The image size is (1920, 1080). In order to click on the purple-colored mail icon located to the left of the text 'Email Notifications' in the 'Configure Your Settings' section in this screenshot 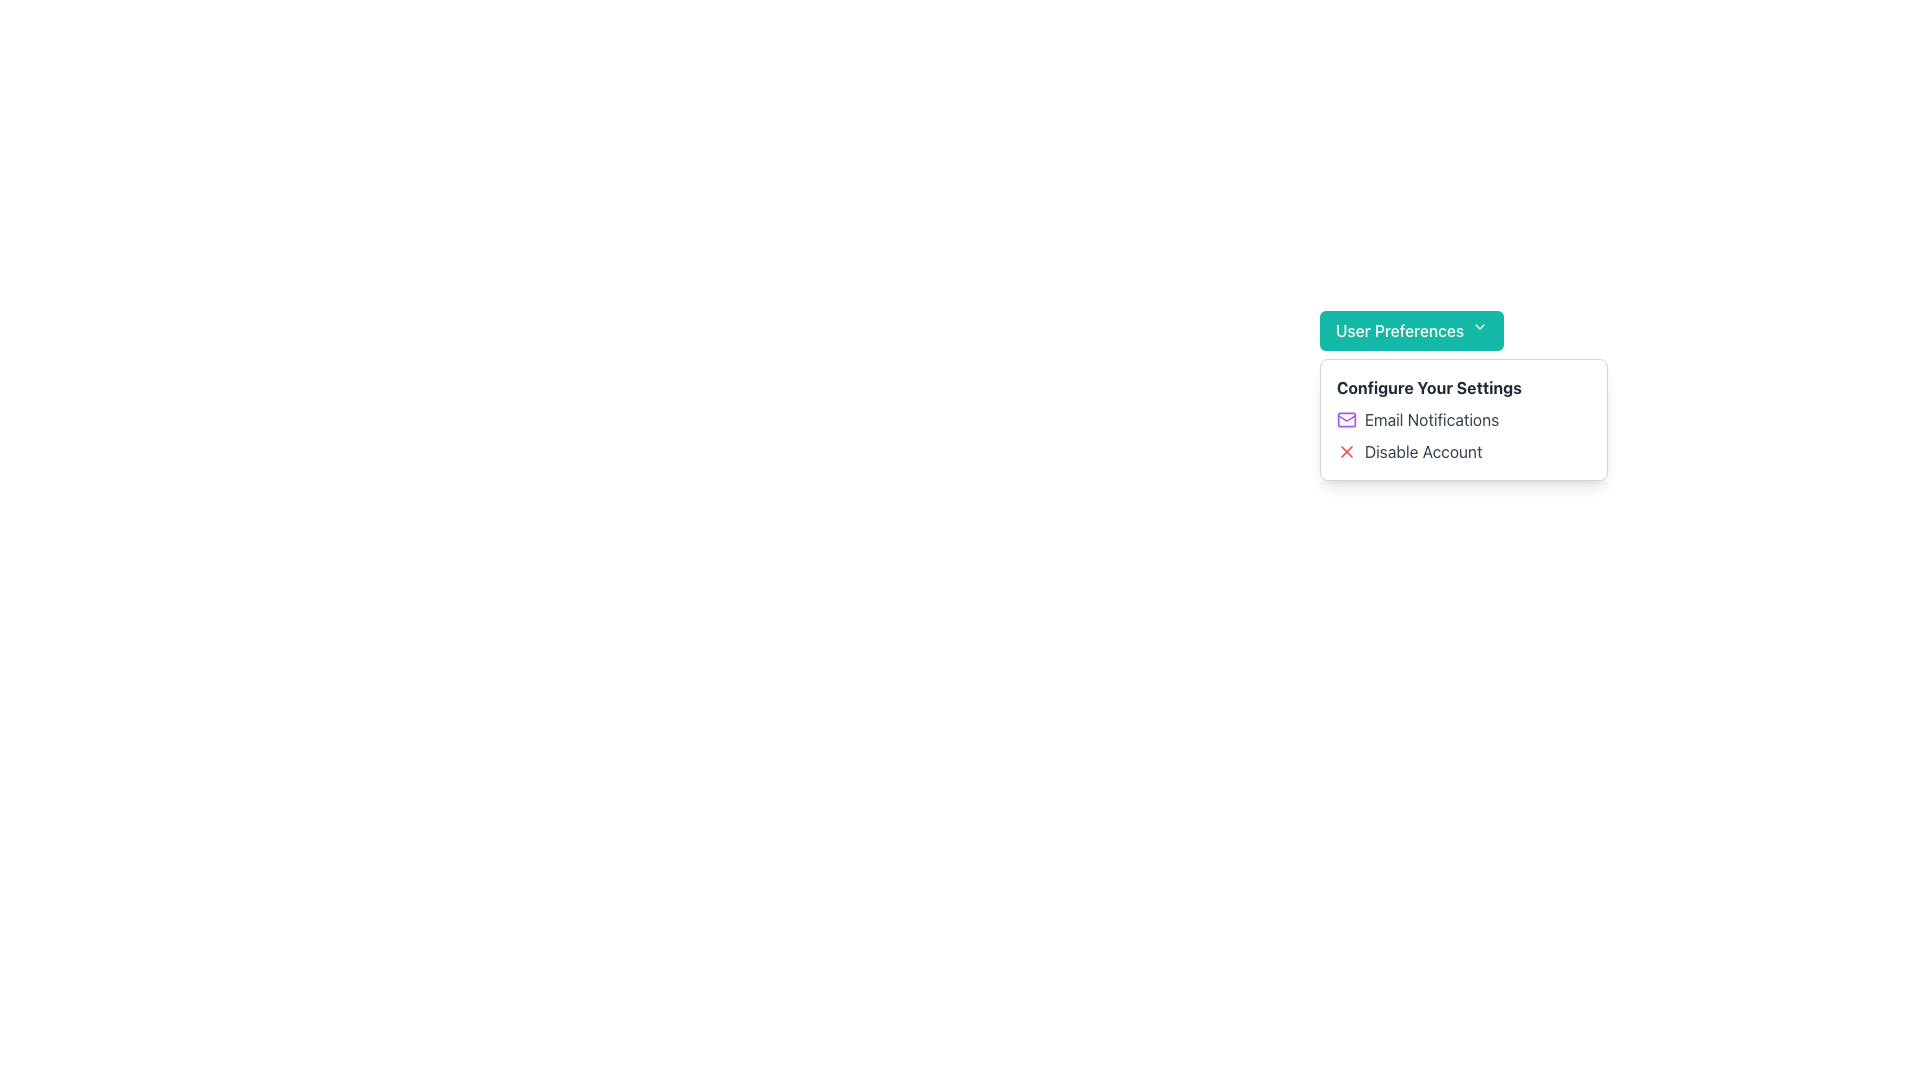, I will do `click(1346, 419)`.